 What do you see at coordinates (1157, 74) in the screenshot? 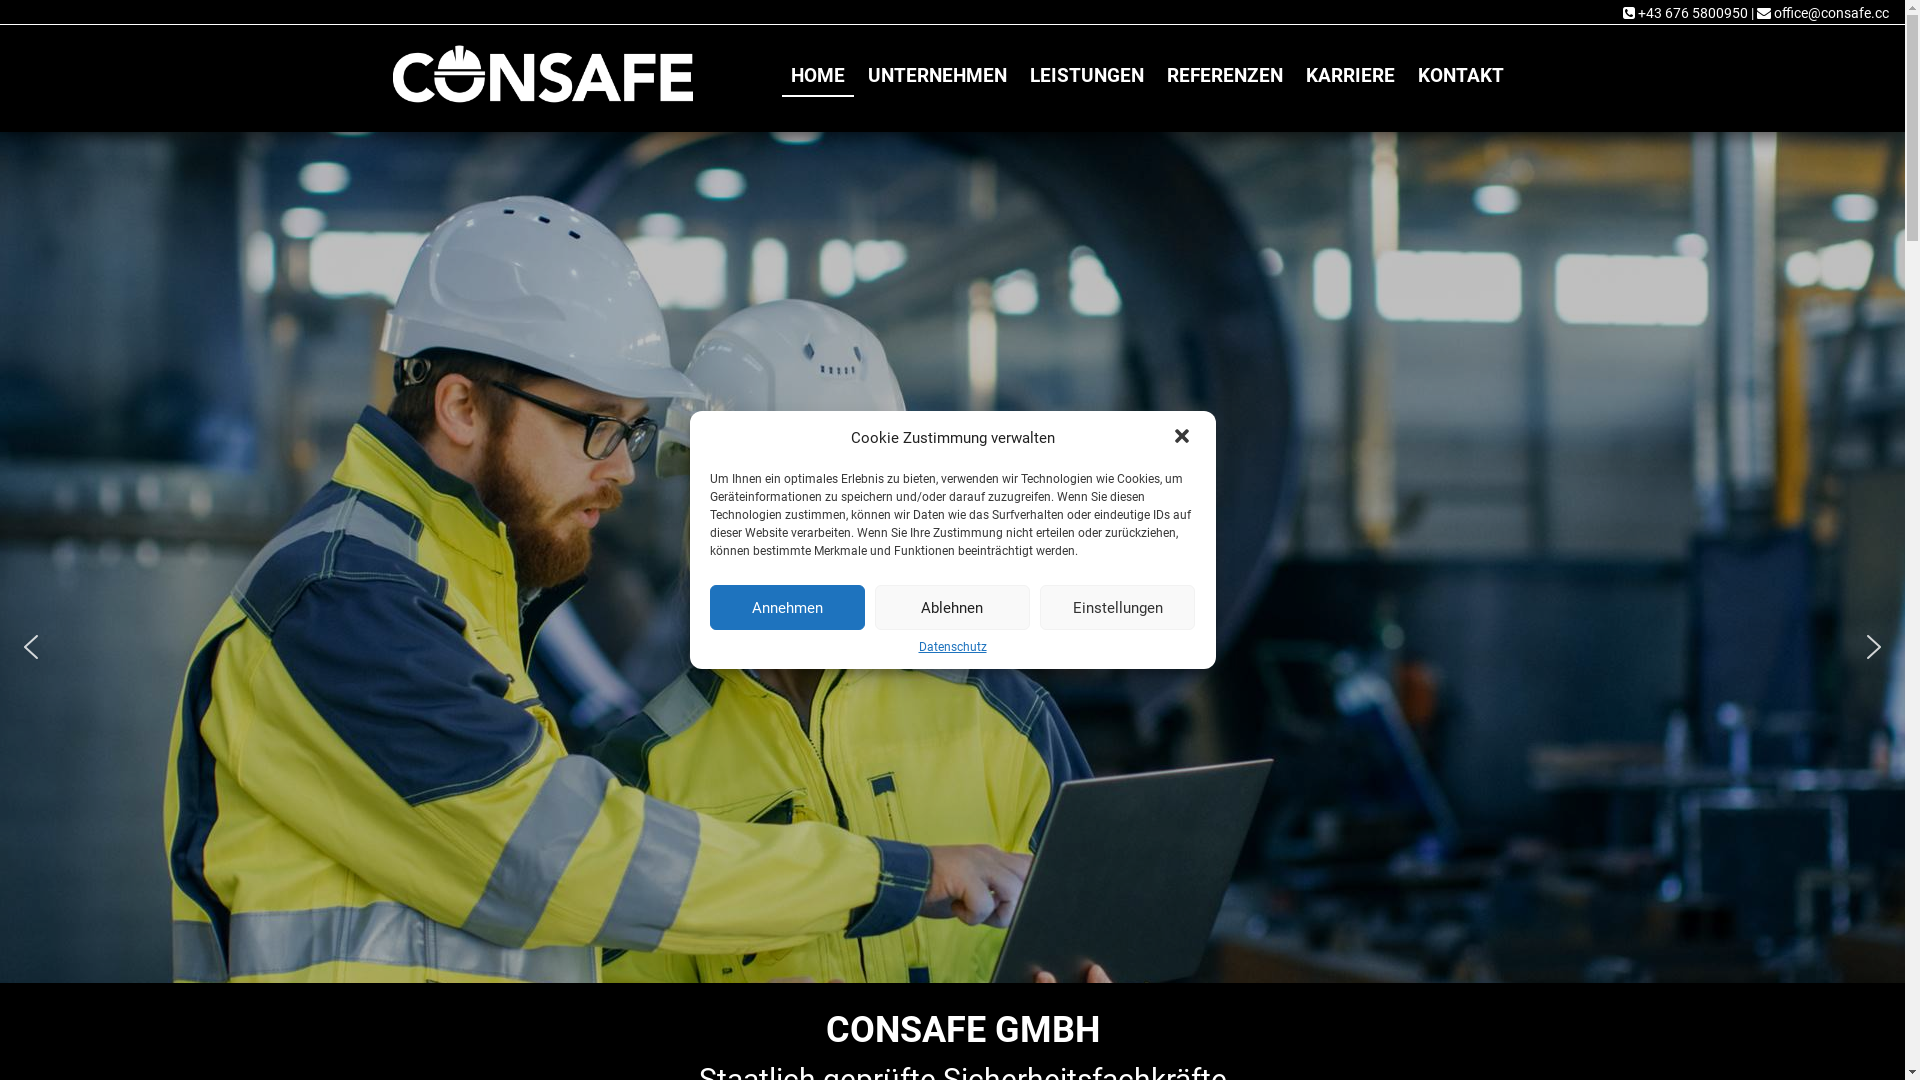
I see `'REFERENZEN'` at bounding box center [1157, 74].